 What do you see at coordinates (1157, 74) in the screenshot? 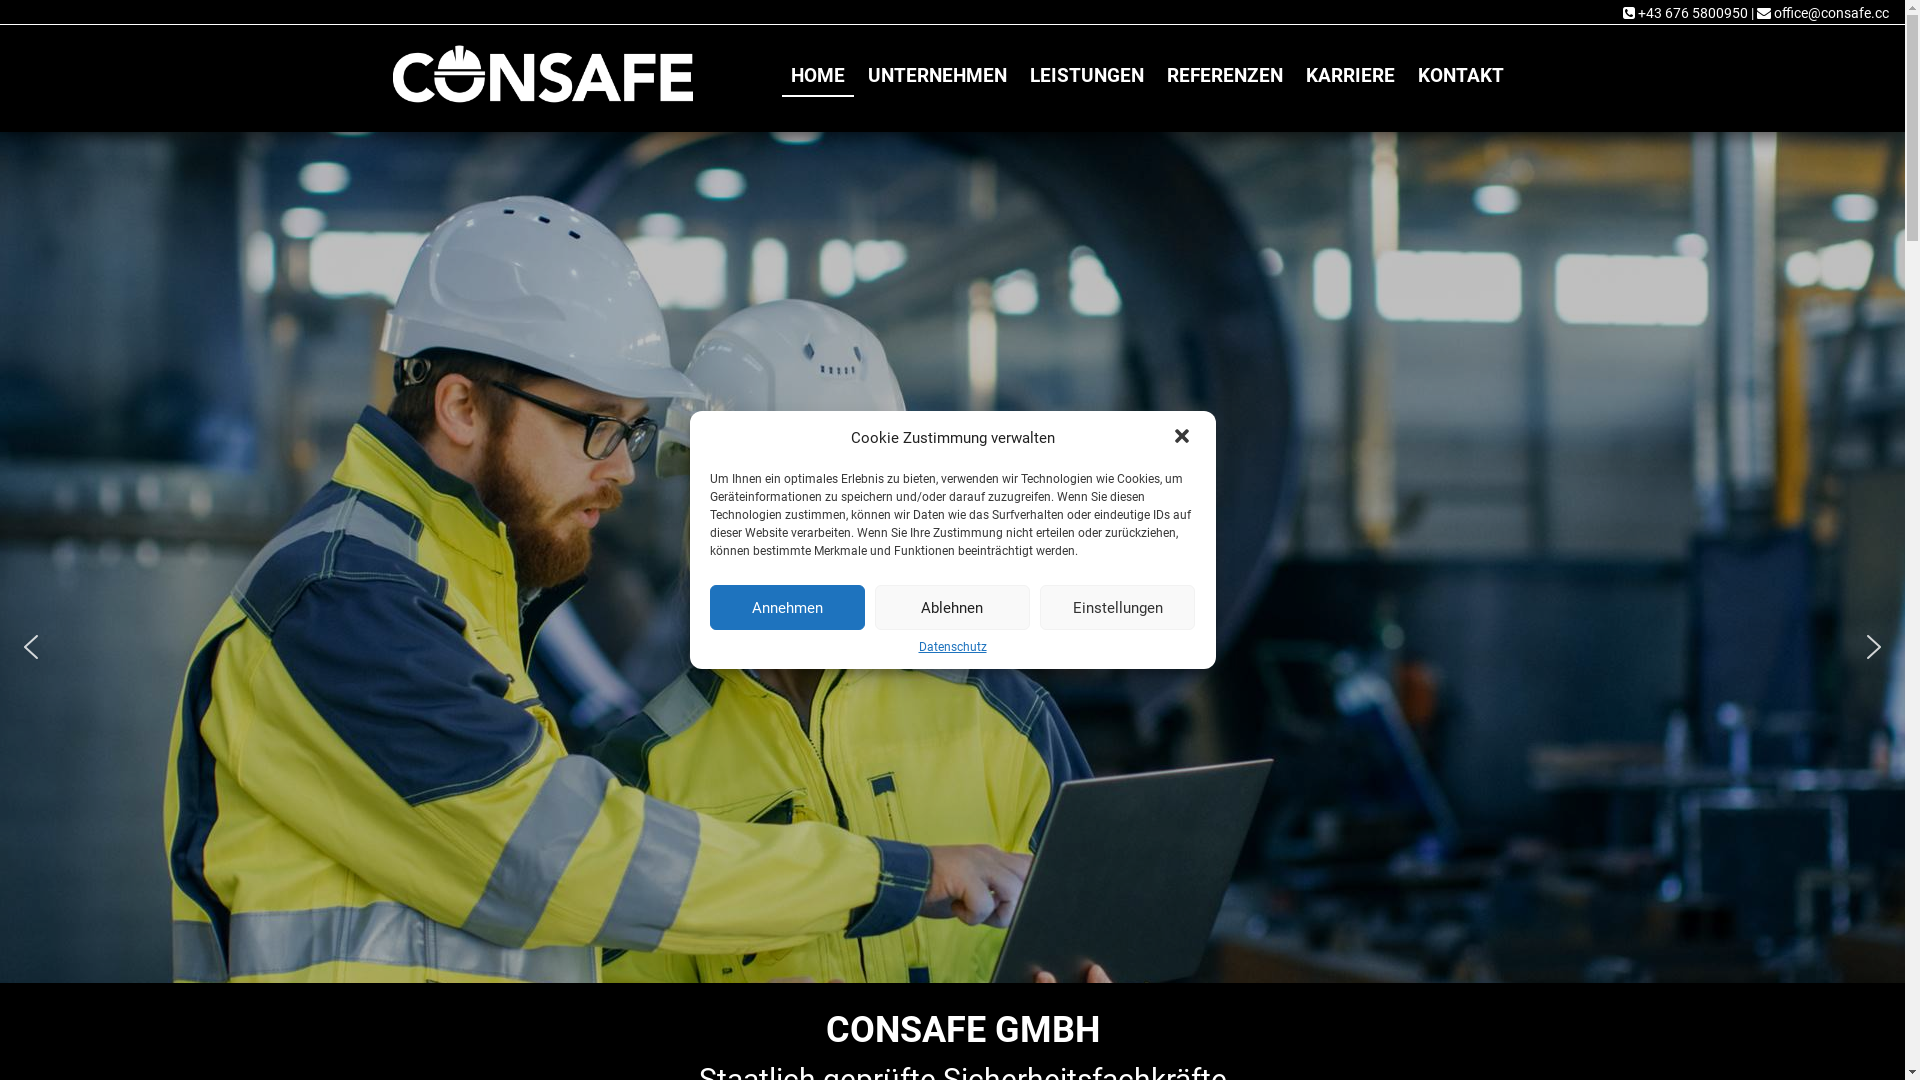
I see `'REFERENZEN'` at bounding box center [1157, 74].